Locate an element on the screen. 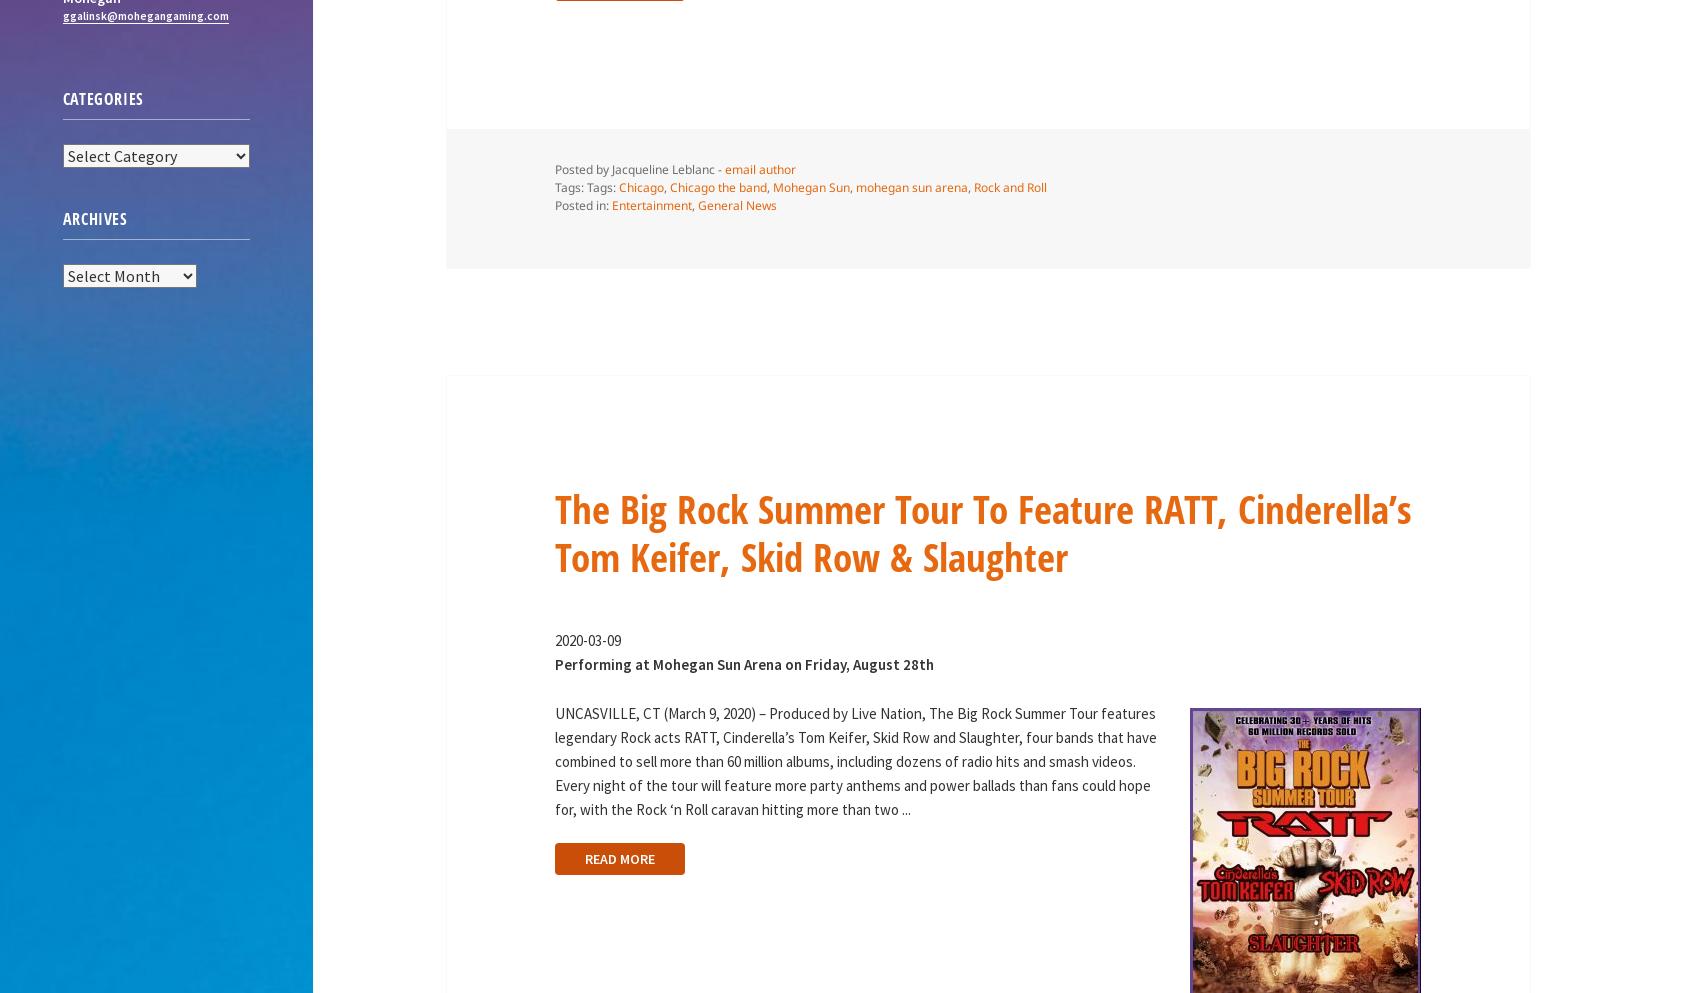  'Posted by Jacqueline Leblanc -' is located at coordinates (639, 168).